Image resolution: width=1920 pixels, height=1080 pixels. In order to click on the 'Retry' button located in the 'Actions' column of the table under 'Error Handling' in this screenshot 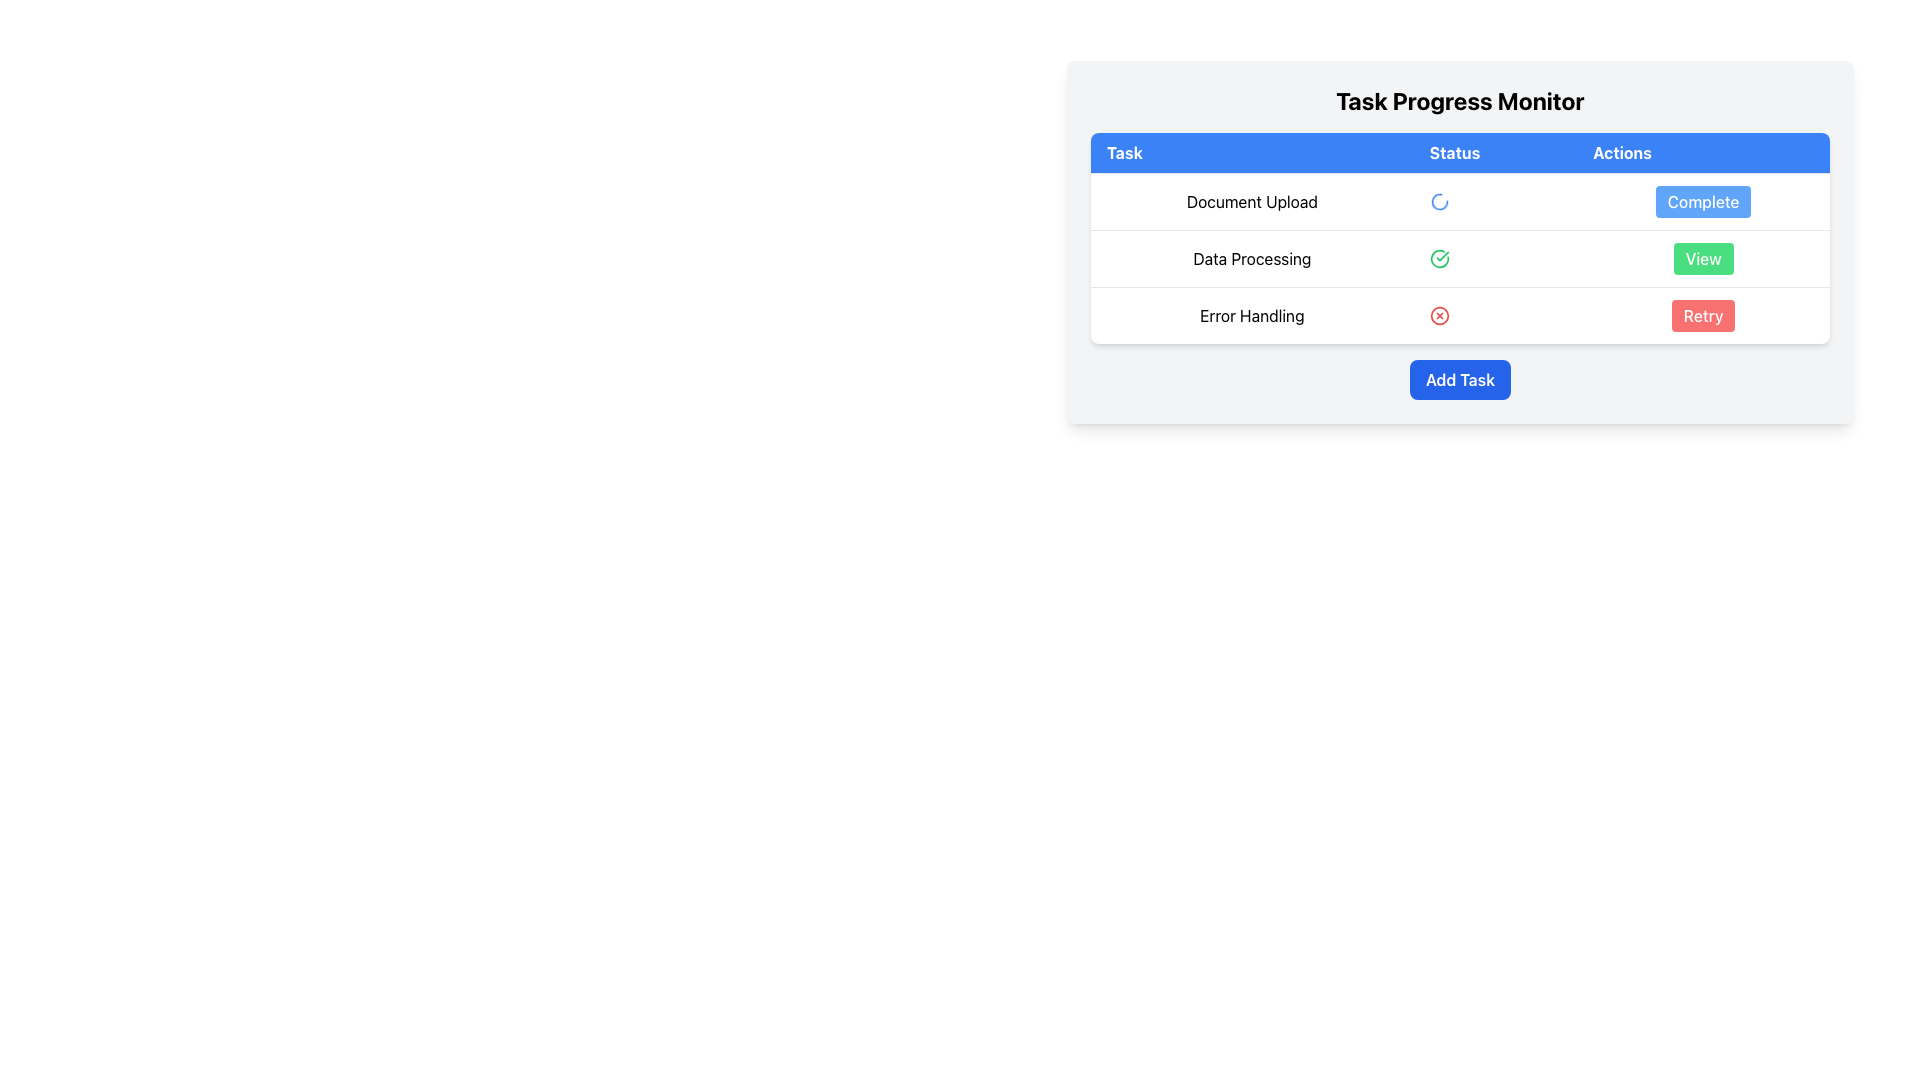, I will do `click(1702, 315)`.